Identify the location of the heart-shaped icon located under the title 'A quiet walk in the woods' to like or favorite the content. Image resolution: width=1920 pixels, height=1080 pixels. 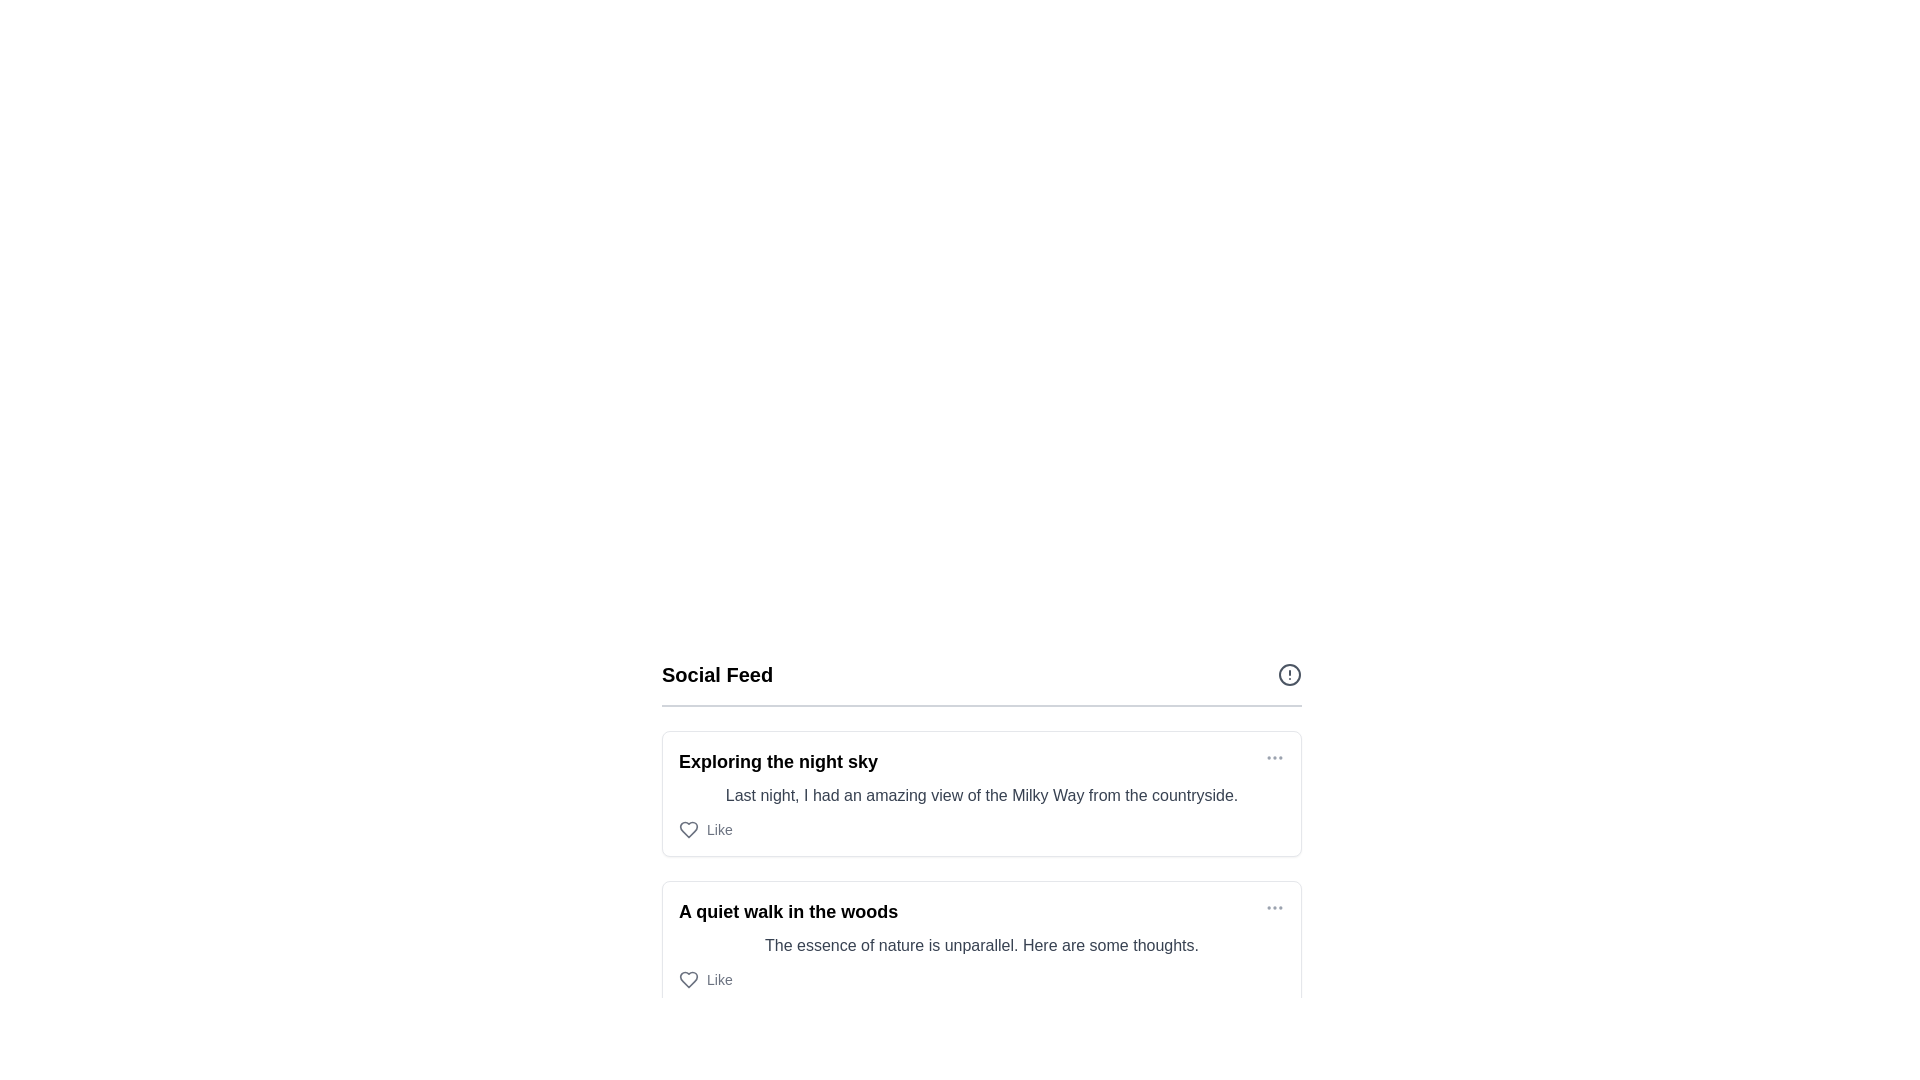
(689, 978).